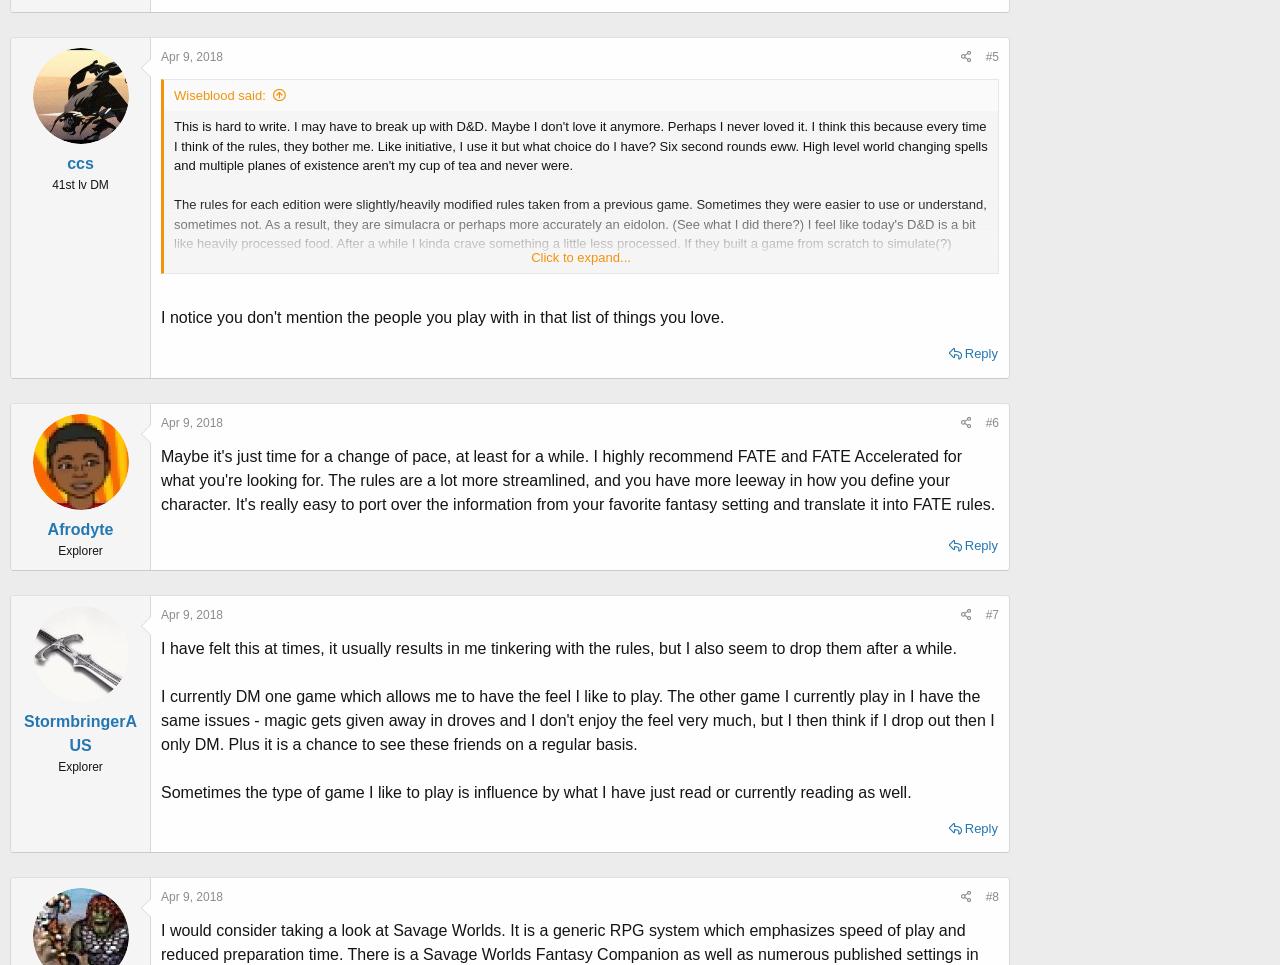  Describe the element at coordinates (460, 496) in the screenshot. I see `'Monsters and characters from the various fantasy creators especially ones from or adjacent to D&D.'` at that location.